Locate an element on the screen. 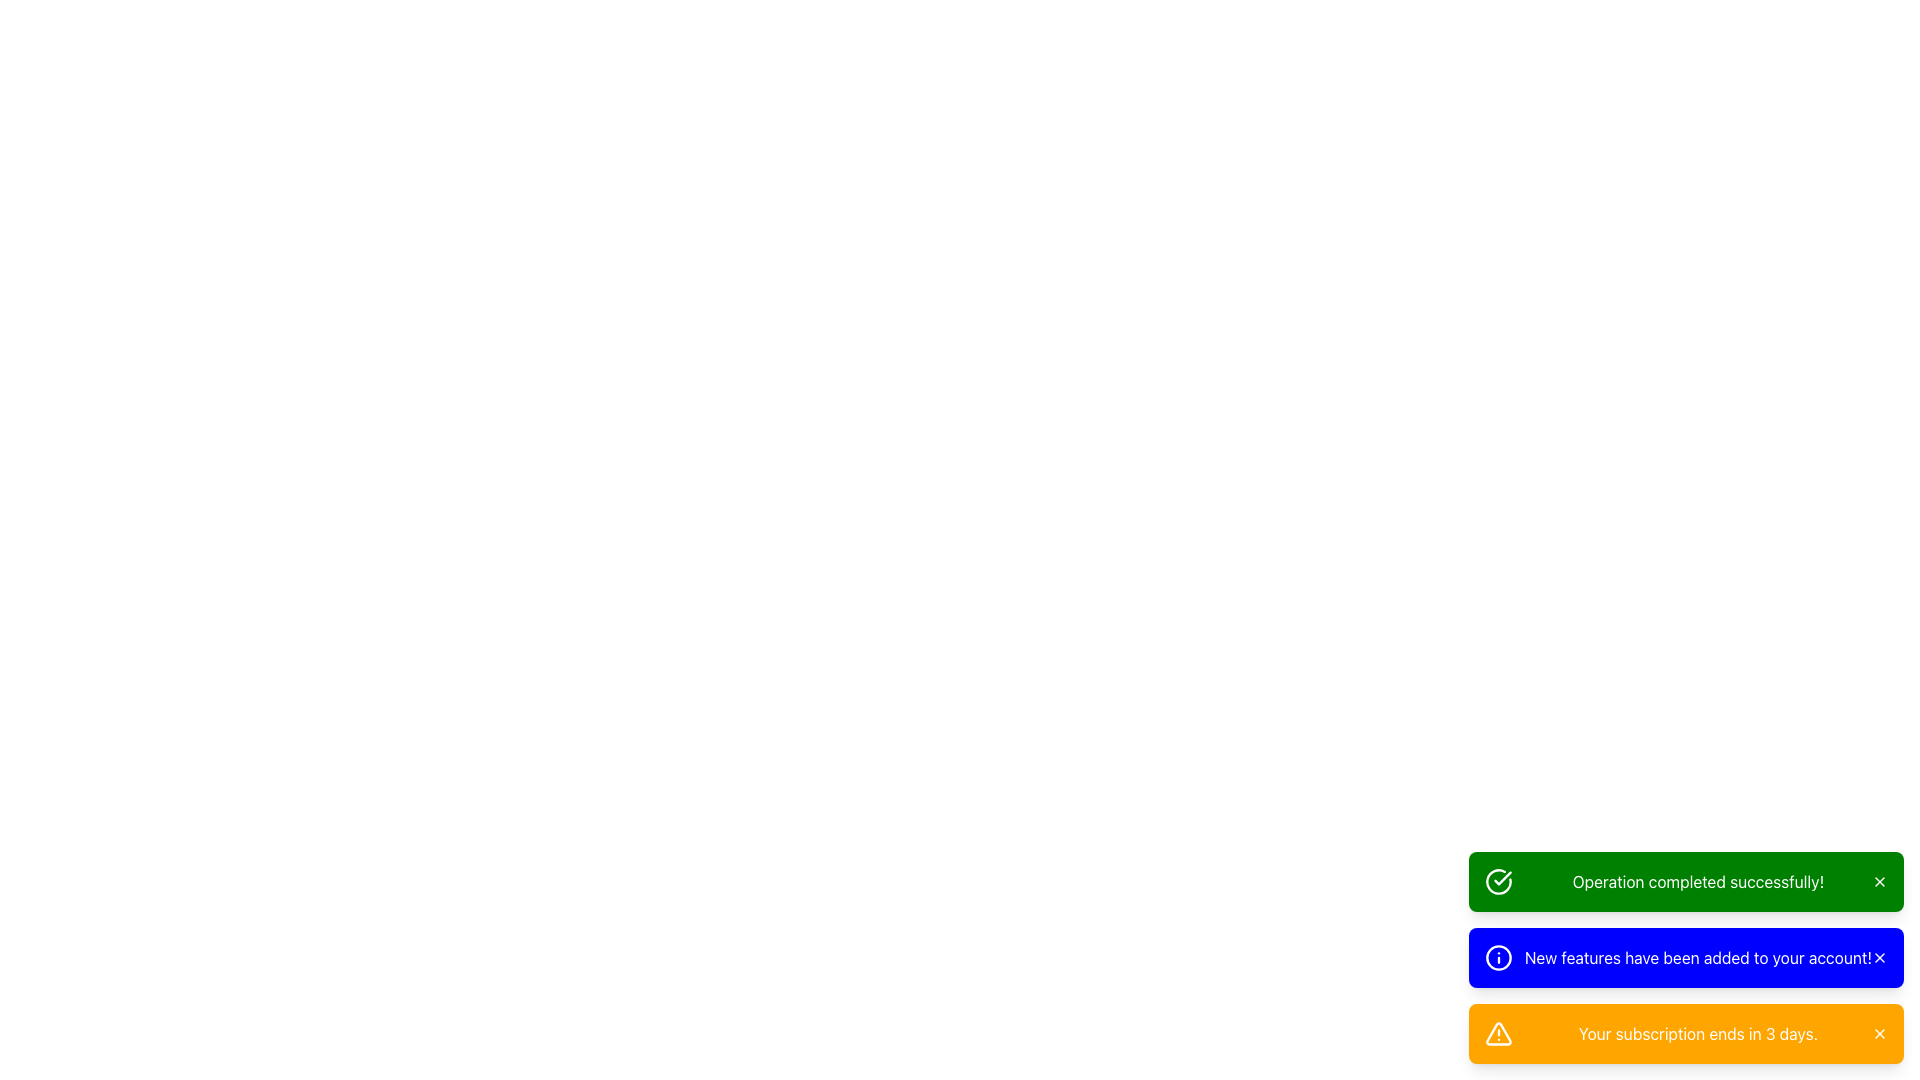 This screenshot has height=1080, width=1920. the blue text label embedded in the notification card, which is the second card from the top in a vertical stack is located at coordinates (1697, 956).